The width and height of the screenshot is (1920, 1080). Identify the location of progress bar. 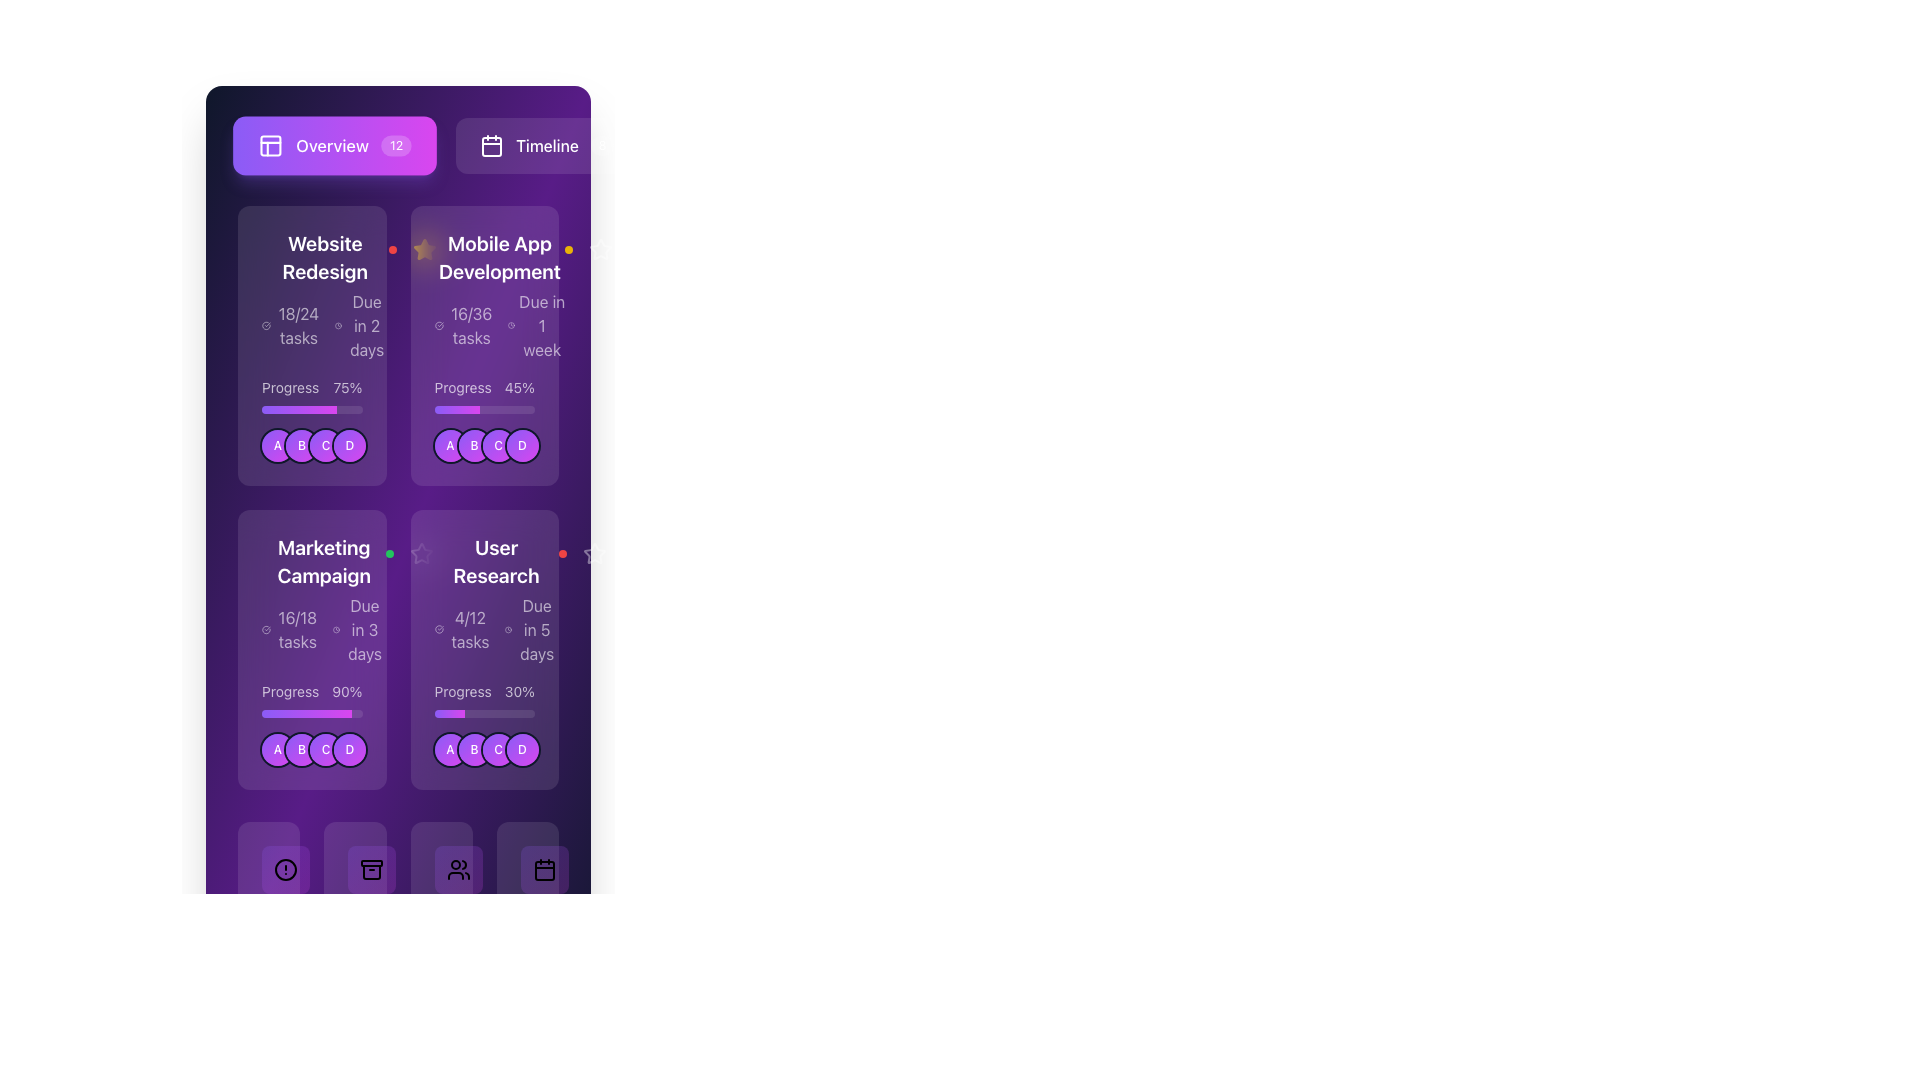
(338, 712).